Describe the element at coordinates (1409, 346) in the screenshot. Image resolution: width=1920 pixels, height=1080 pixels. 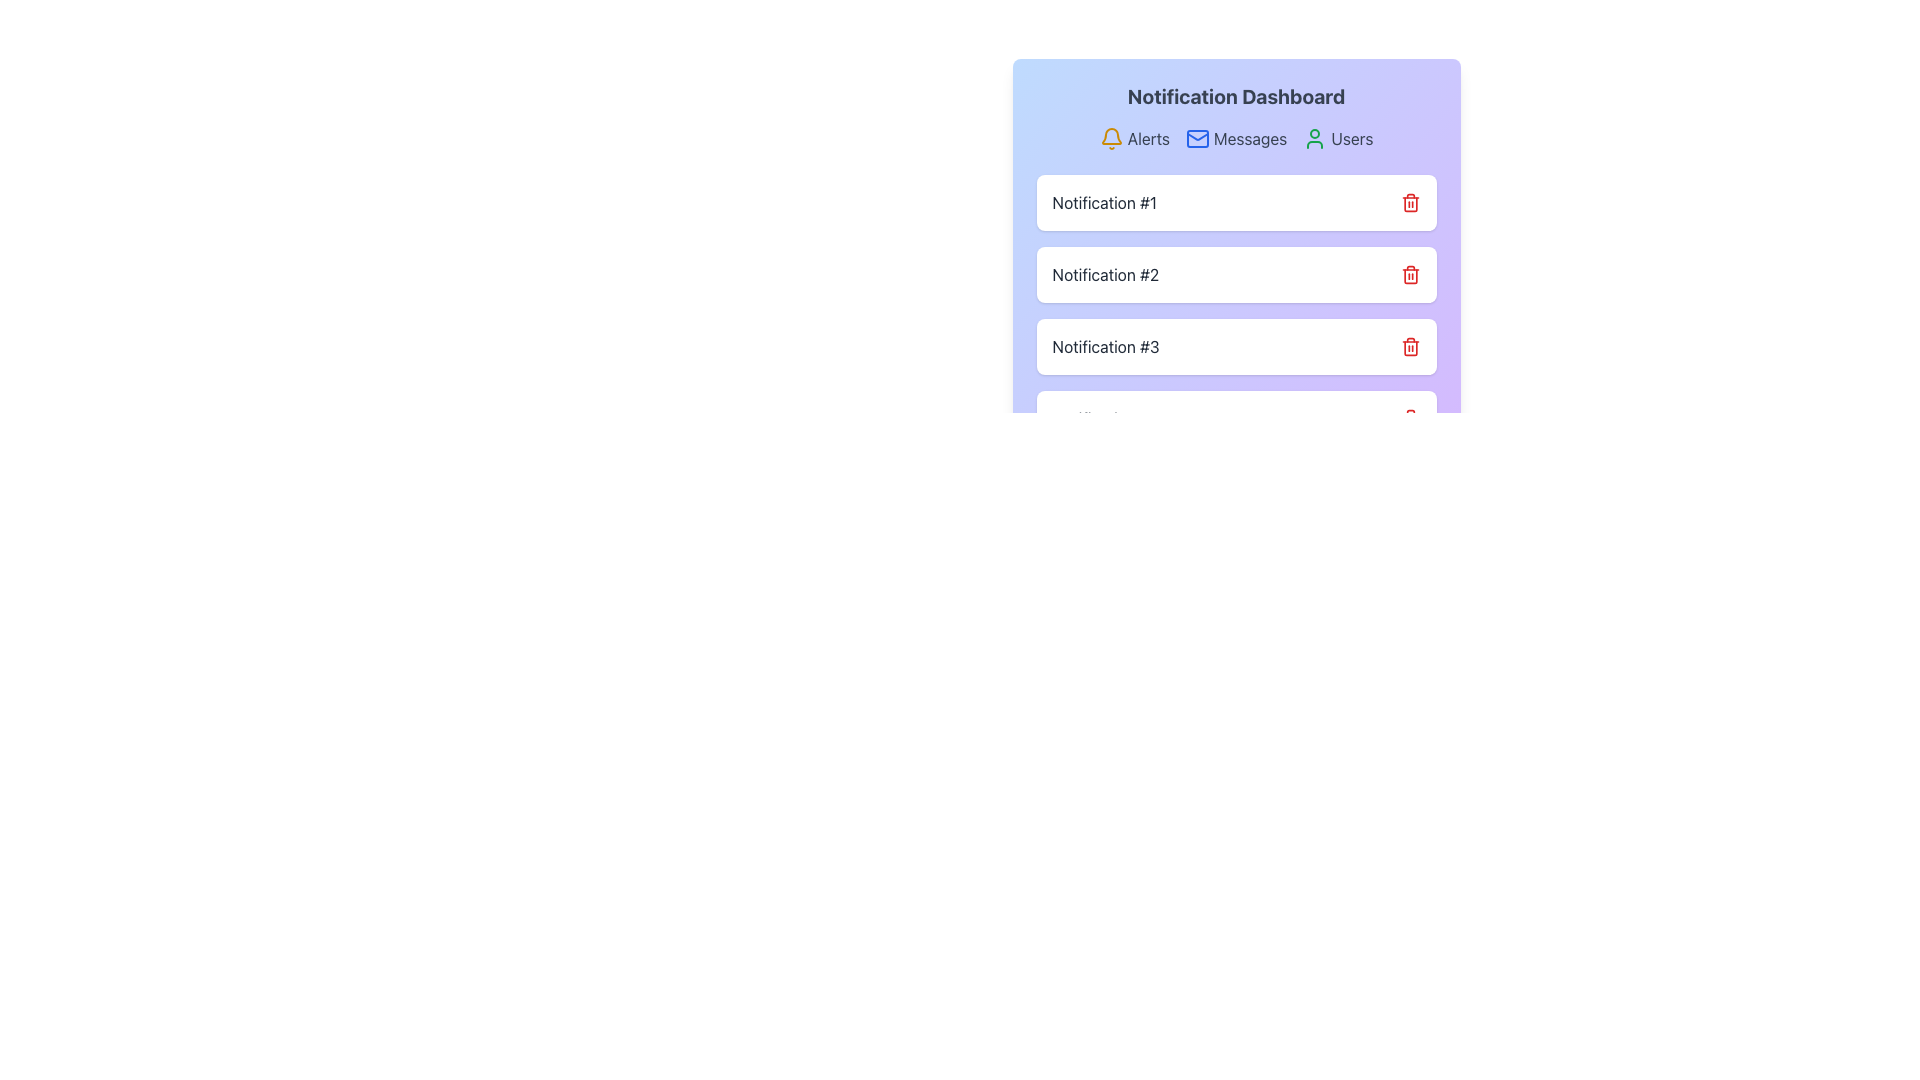
I see `the red trash icon button located at the far-right end of the notification card labeled 'Notification #3'` at that location.